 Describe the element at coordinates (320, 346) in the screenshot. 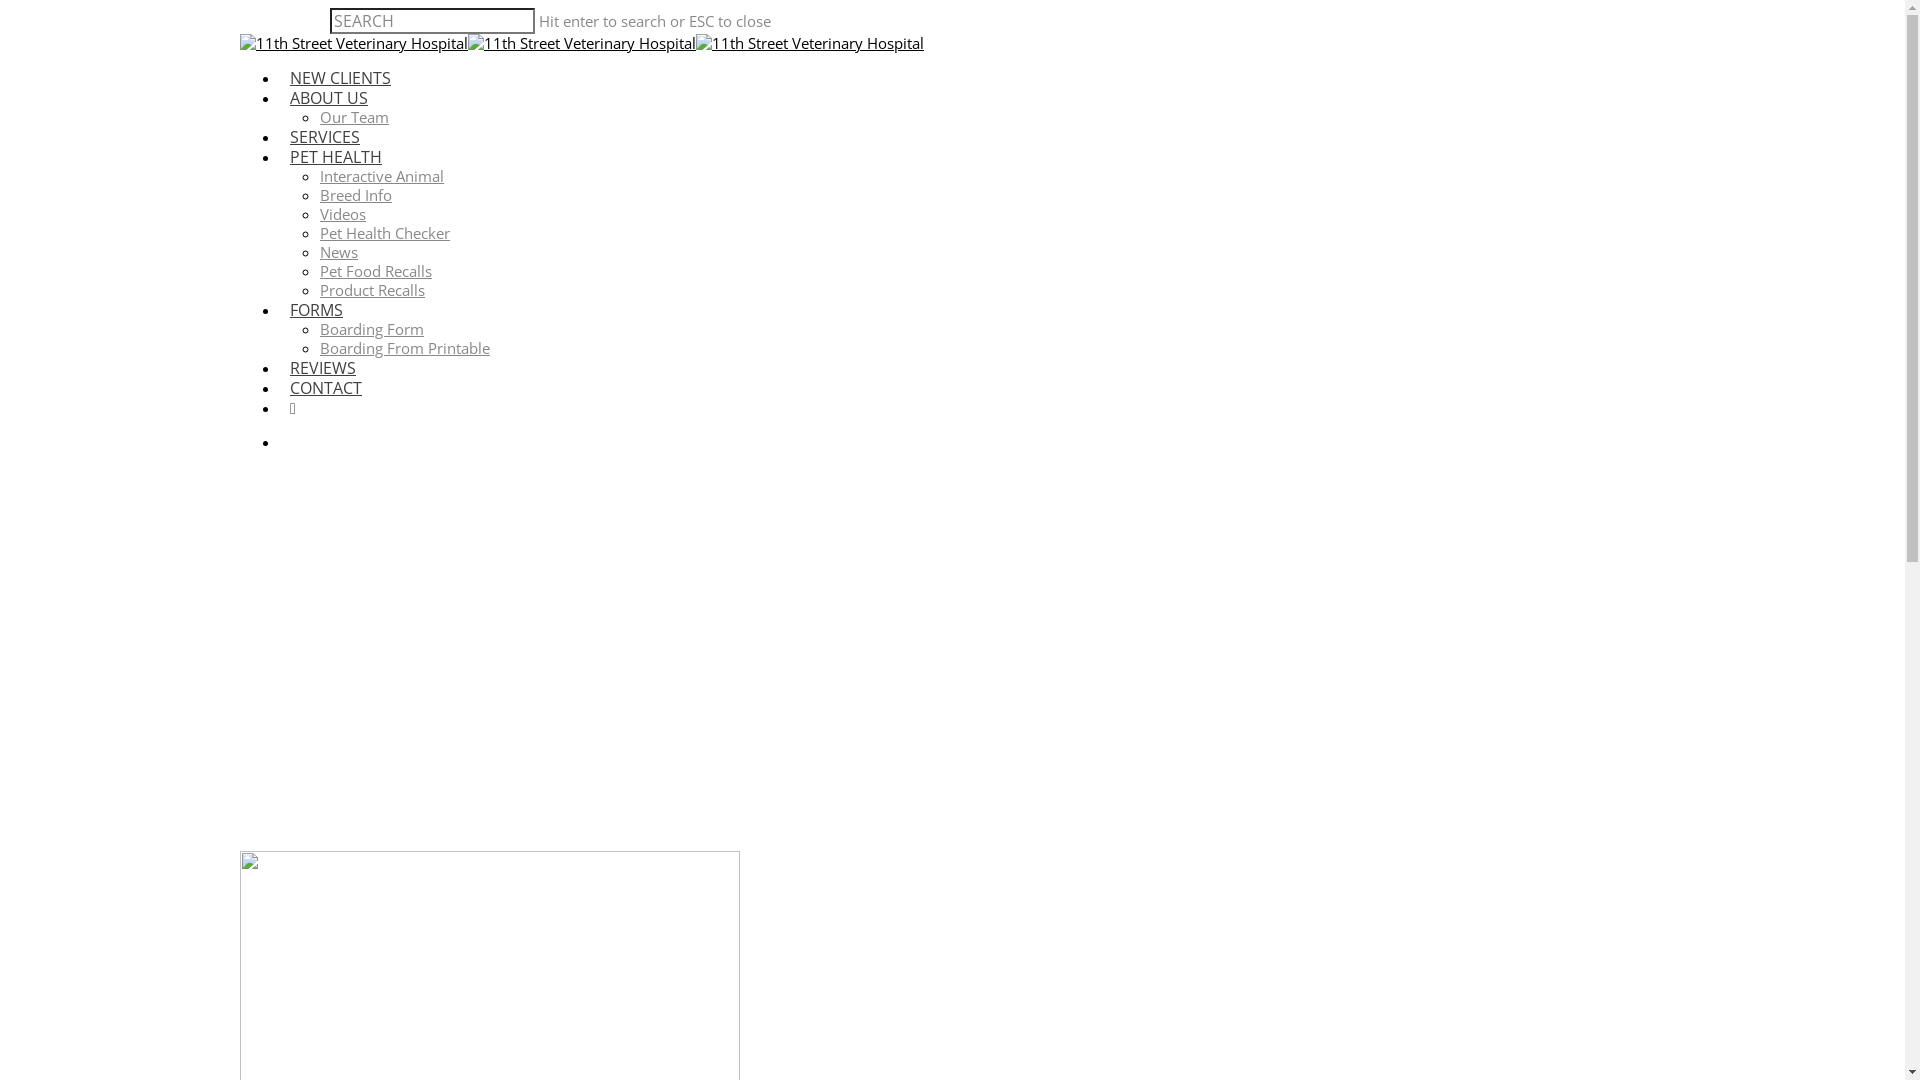

I see `'Boarding From Printable'` at that location.